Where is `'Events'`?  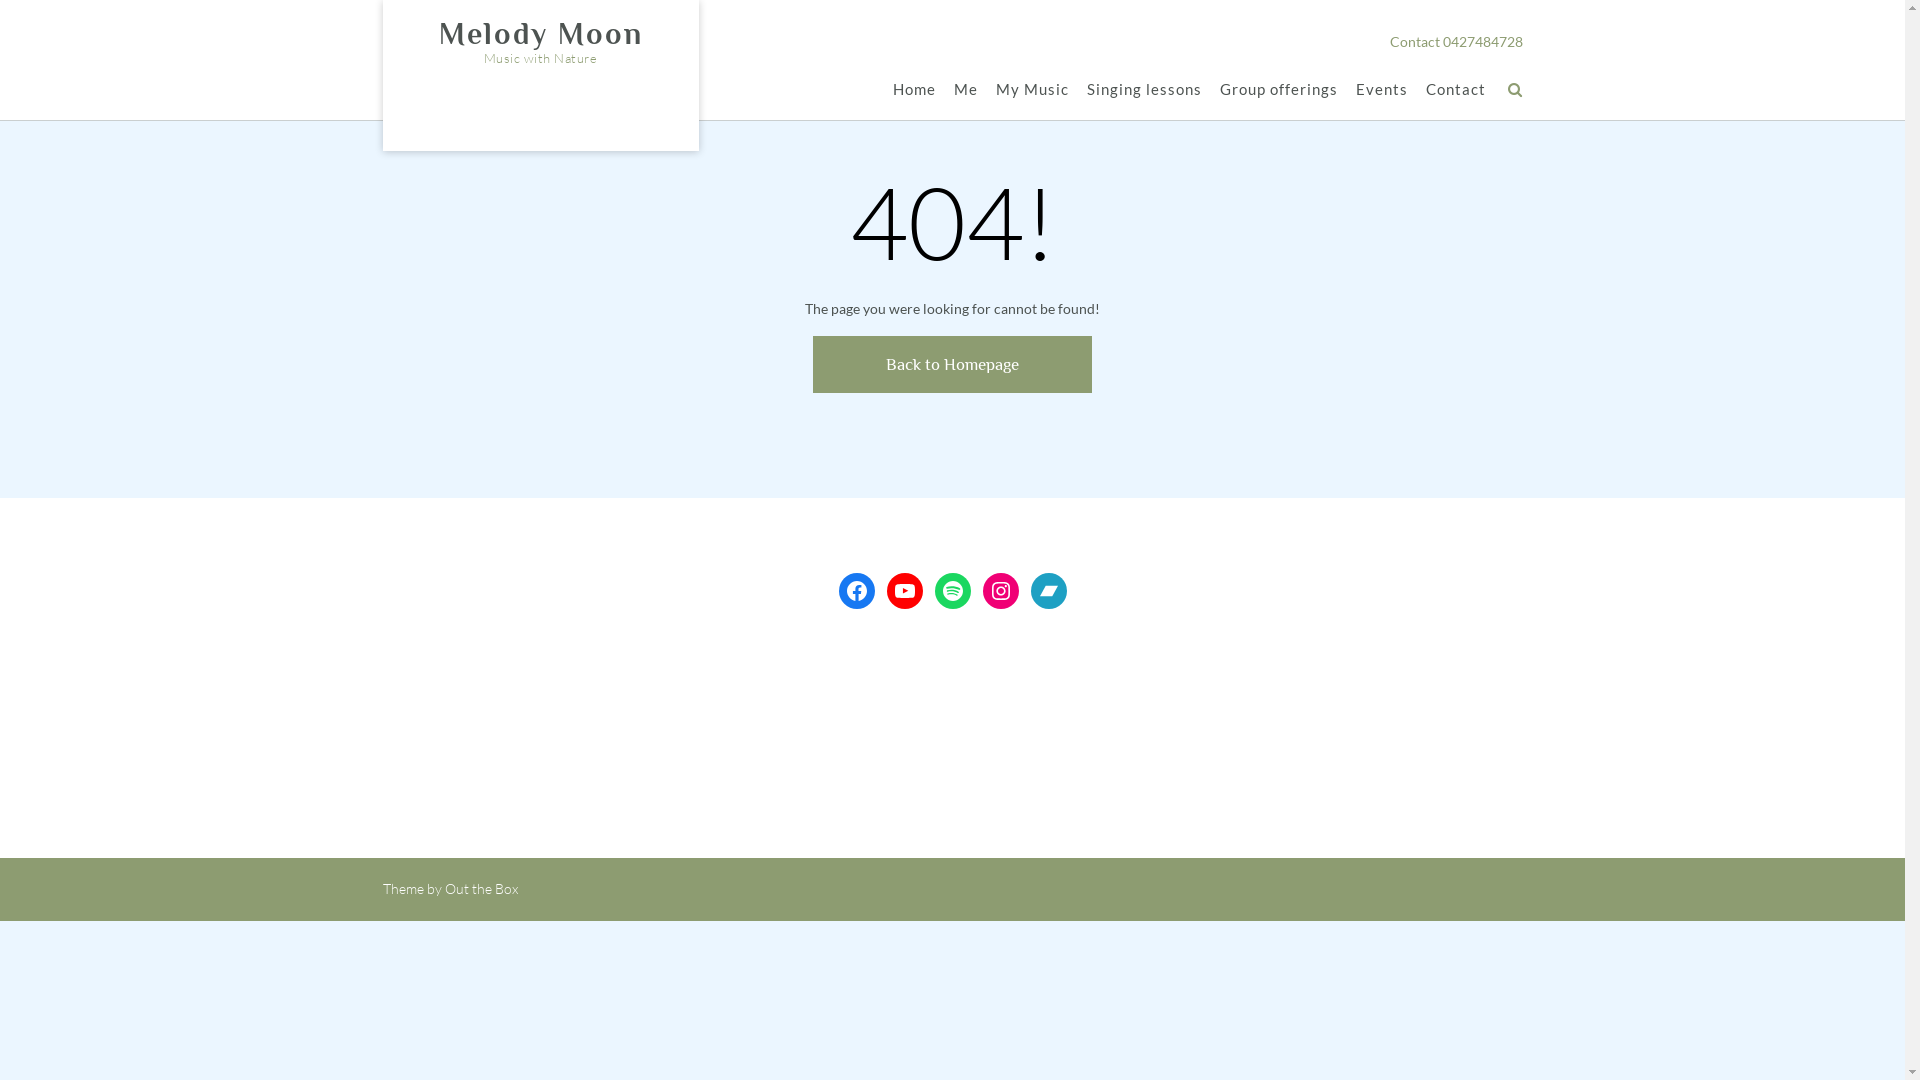 'Events' is located at coordinates (1381, 88).